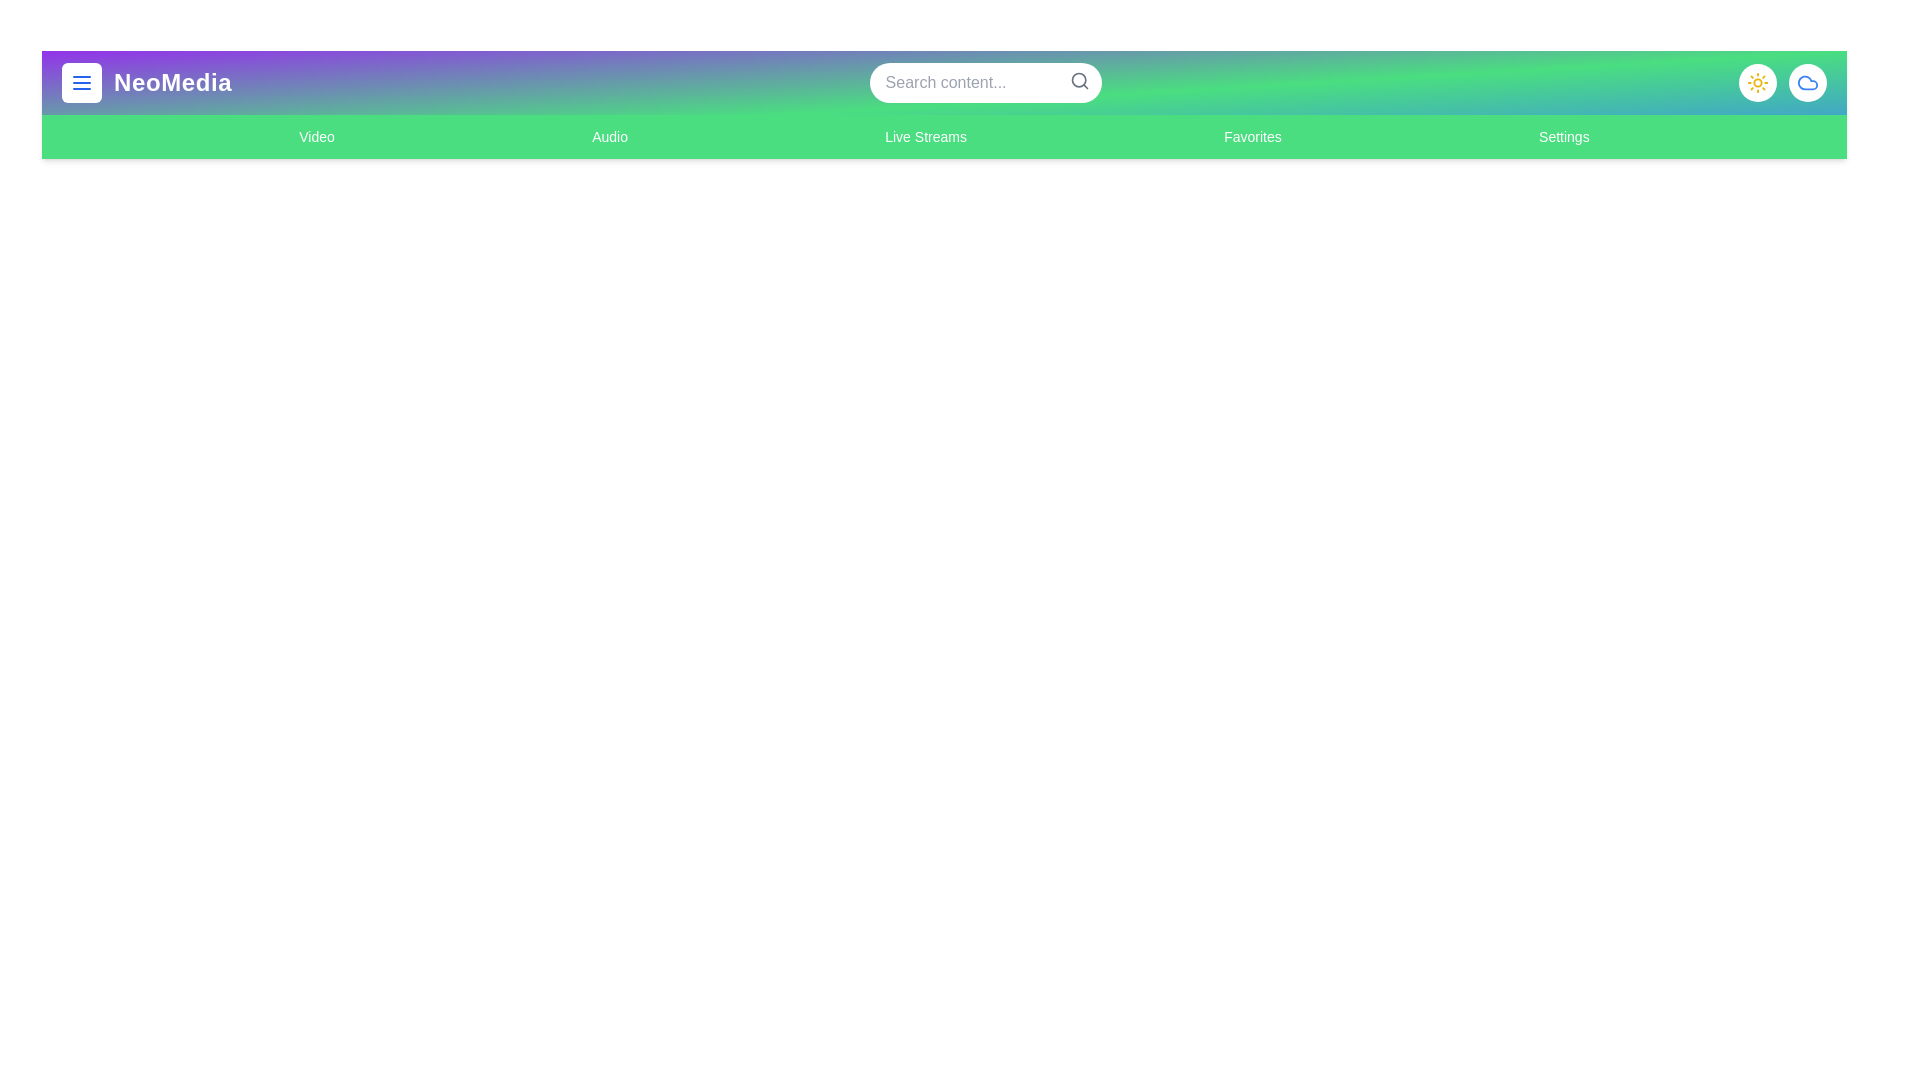 Image resolution: width=1920 pixels, height=1080 pixels. I want to click on menu button to open the sidebar or menu, so click(80, 82).